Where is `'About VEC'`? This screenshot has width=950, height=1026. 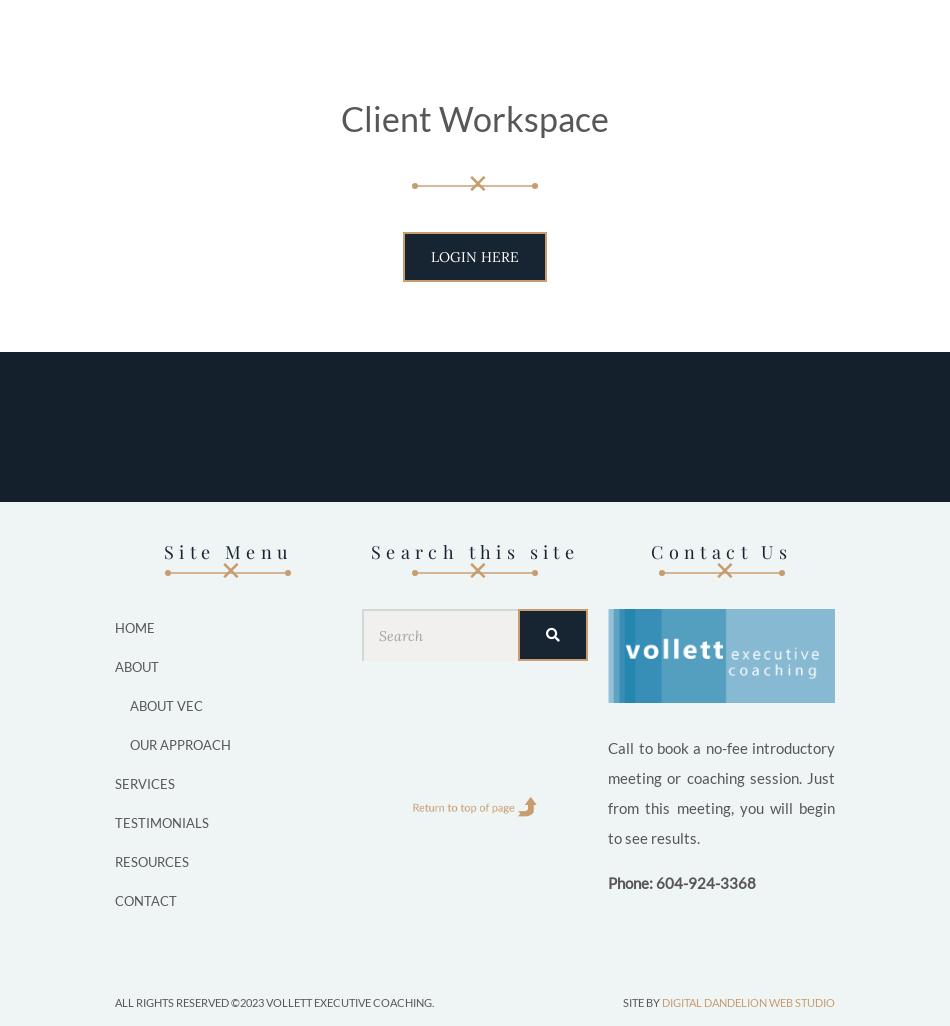 'About VEC' is located at coordinates (166, 703).